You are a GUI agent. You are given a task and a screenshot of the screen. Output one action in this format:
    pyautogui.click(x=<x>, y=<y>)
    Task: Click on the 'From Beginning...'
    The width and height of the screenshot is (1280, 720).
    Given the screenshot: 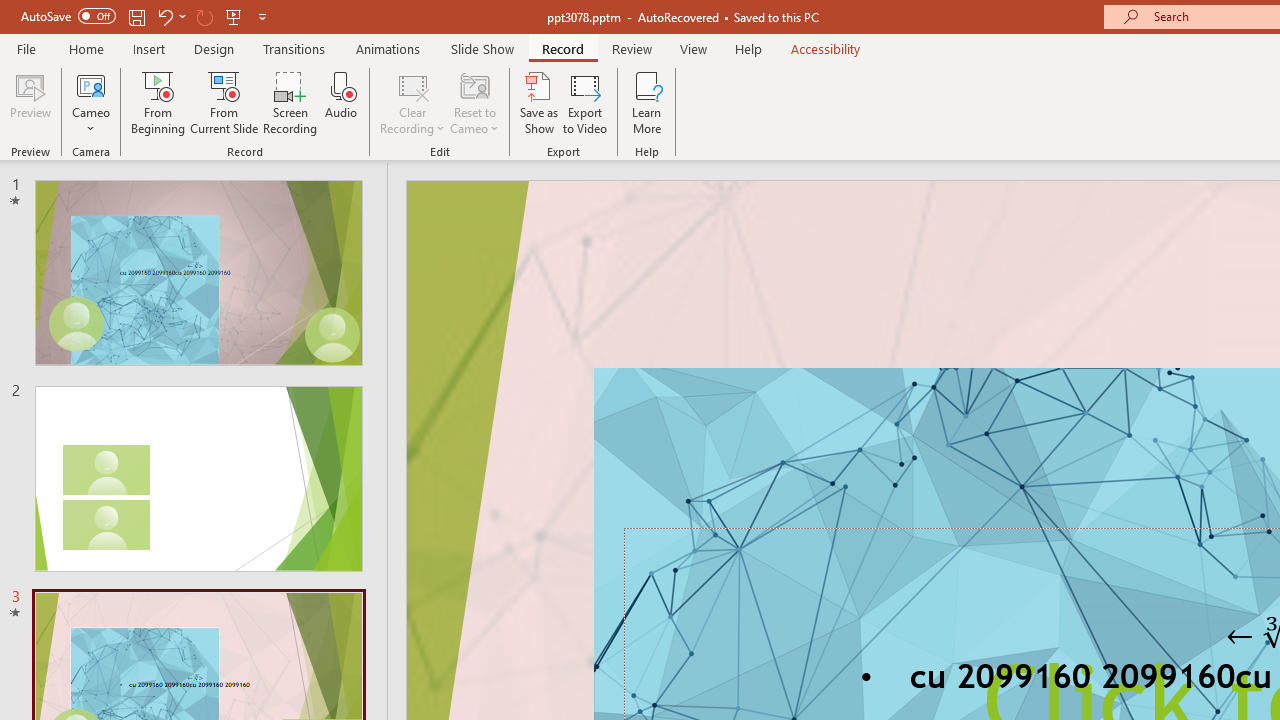 What is the action you would take?
    pyautogui.click(x=157, y=103)
    